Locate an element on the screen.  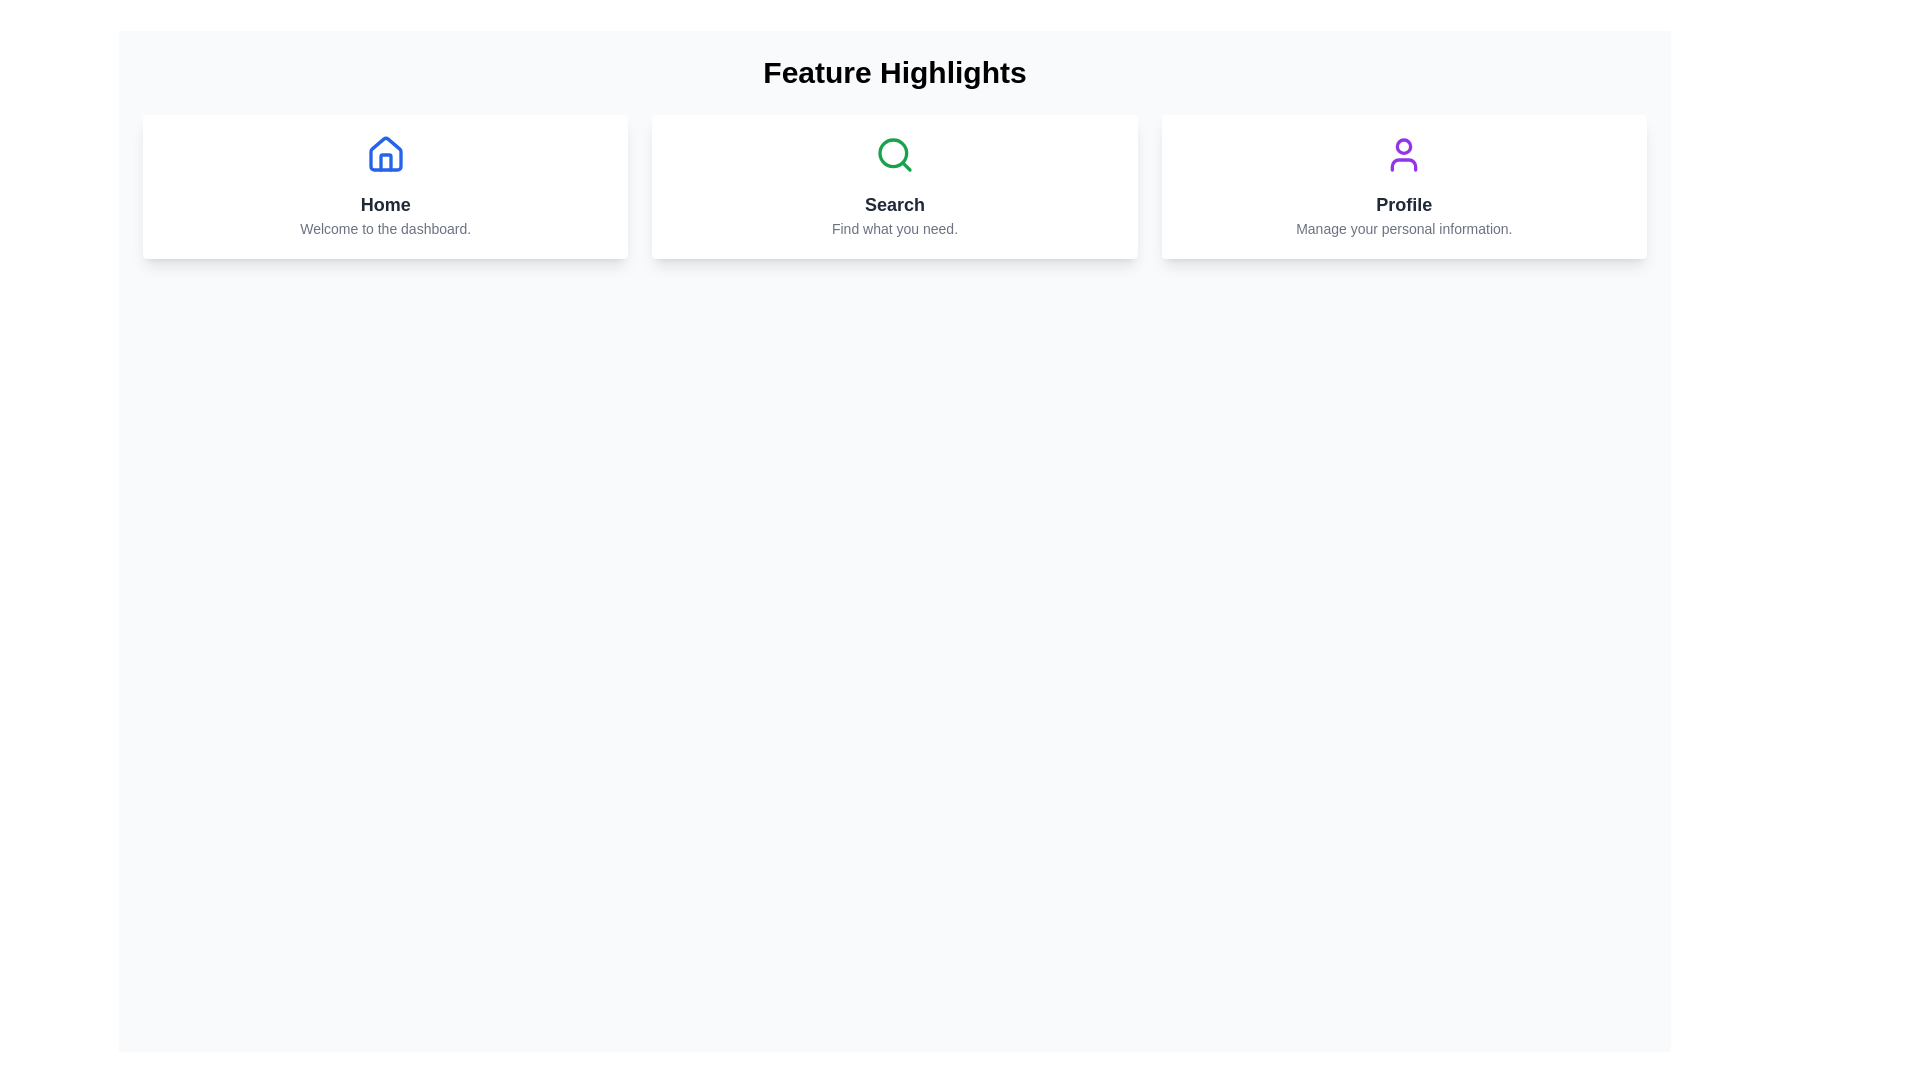
the Header text located at the top of the interface, which indicates the section showcasing feature highlights is located at coordinates (893, 72).